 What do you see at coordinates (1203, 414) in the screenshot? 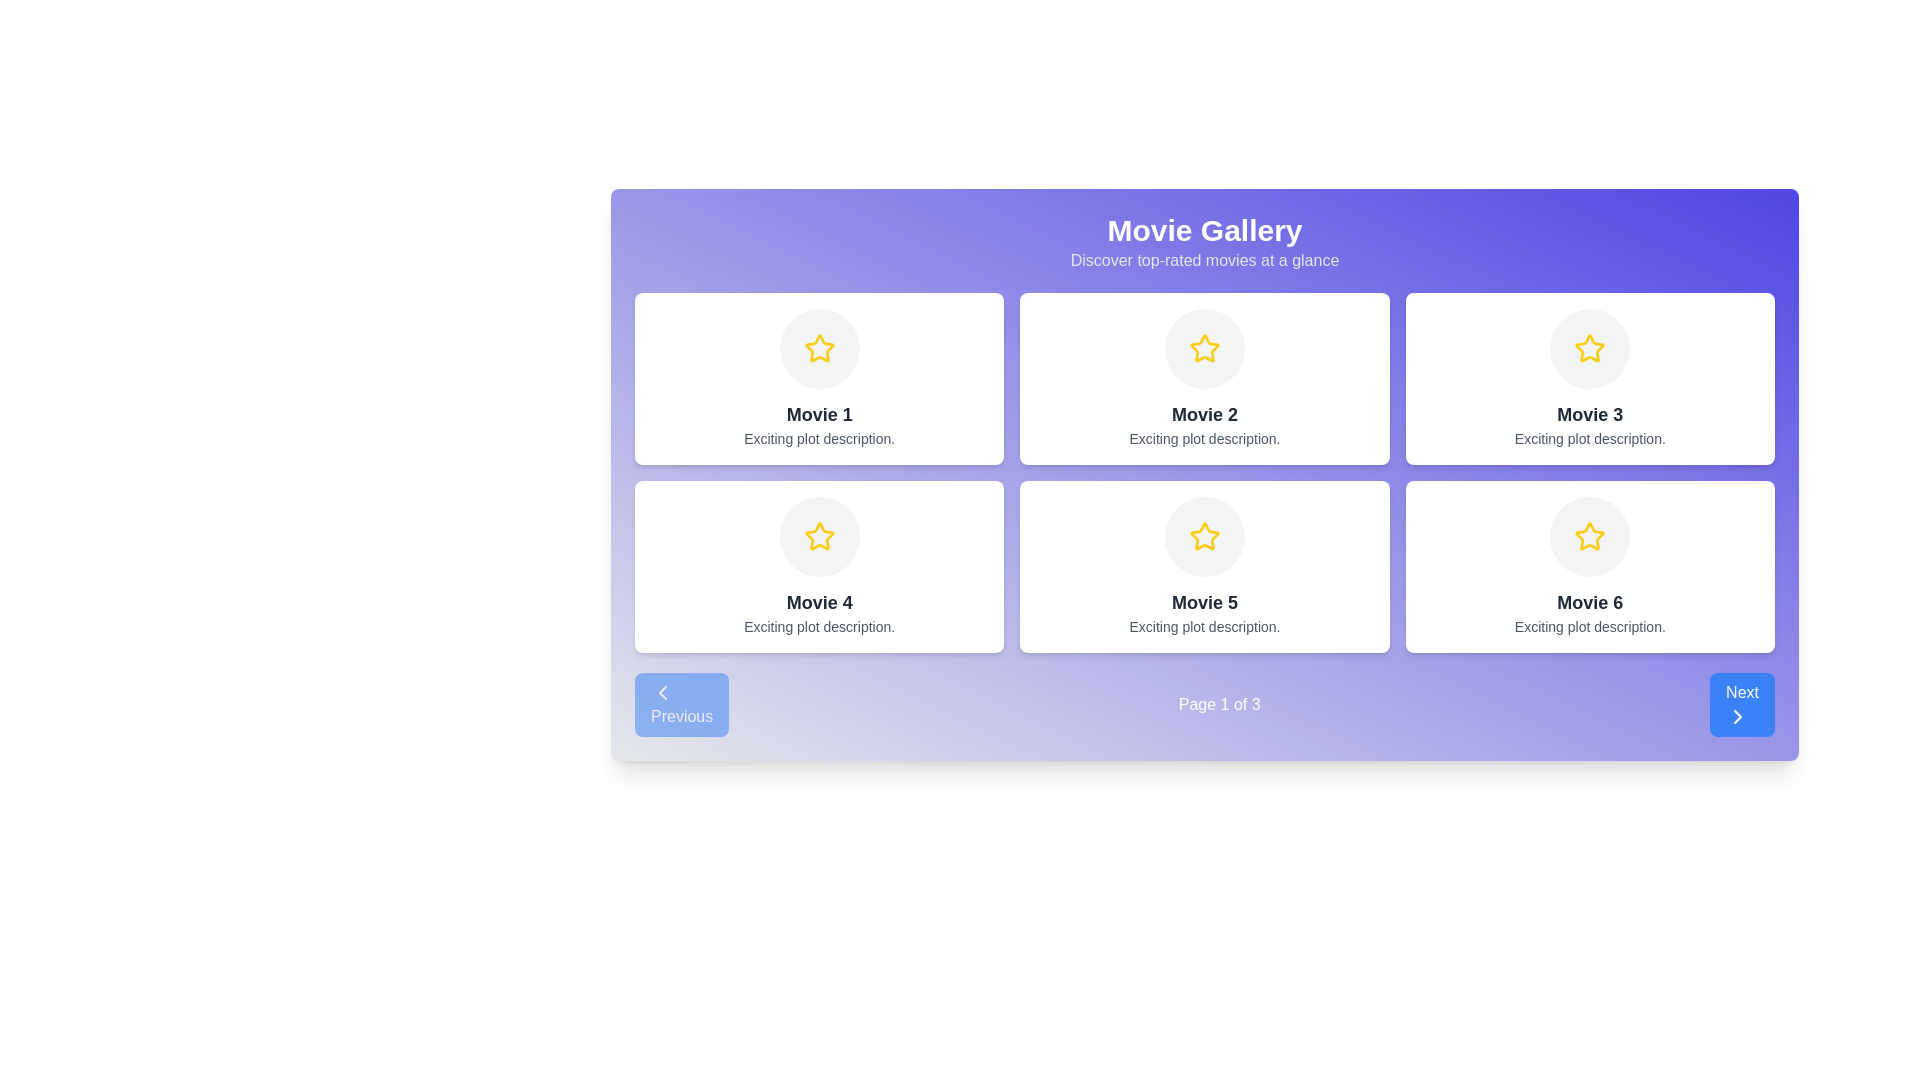
I see `the text label displaying 'Movie 2' in bold and large font, located at the center of the second movie card in the grid layout` at bounding box center [1203, 414].